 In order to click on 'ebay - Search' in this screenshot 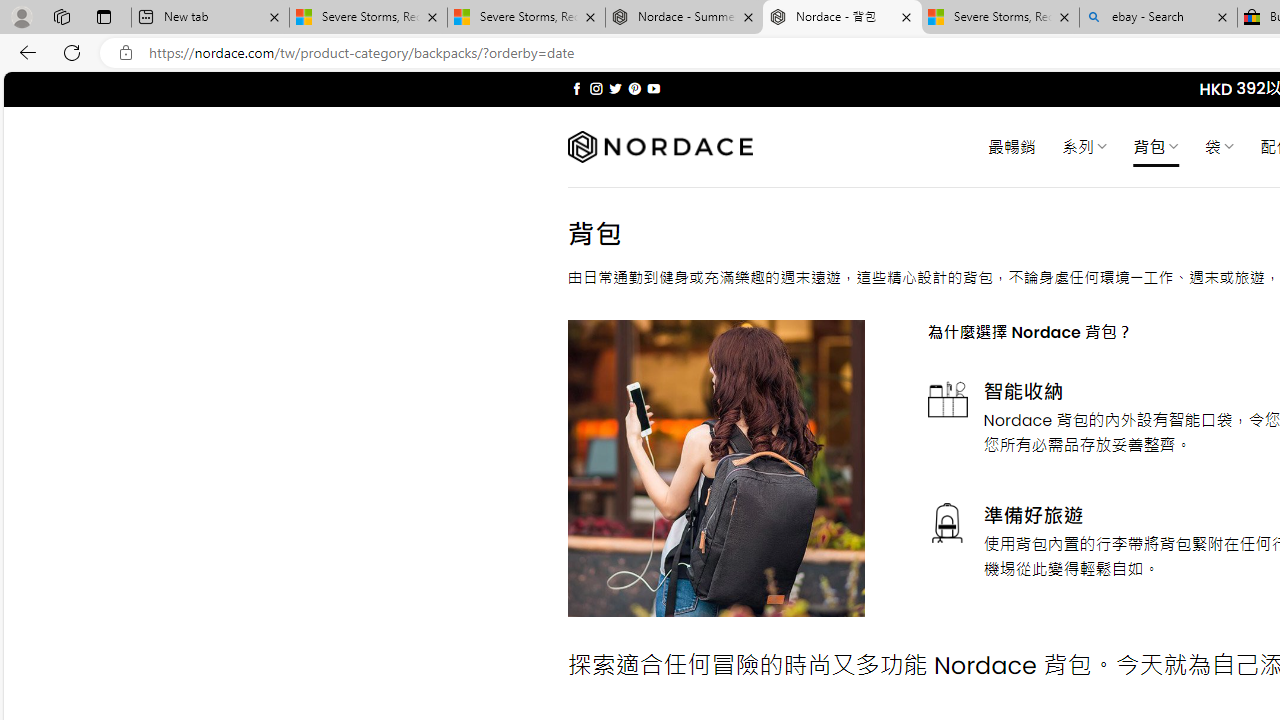, I will do `click(1158, 17)`.